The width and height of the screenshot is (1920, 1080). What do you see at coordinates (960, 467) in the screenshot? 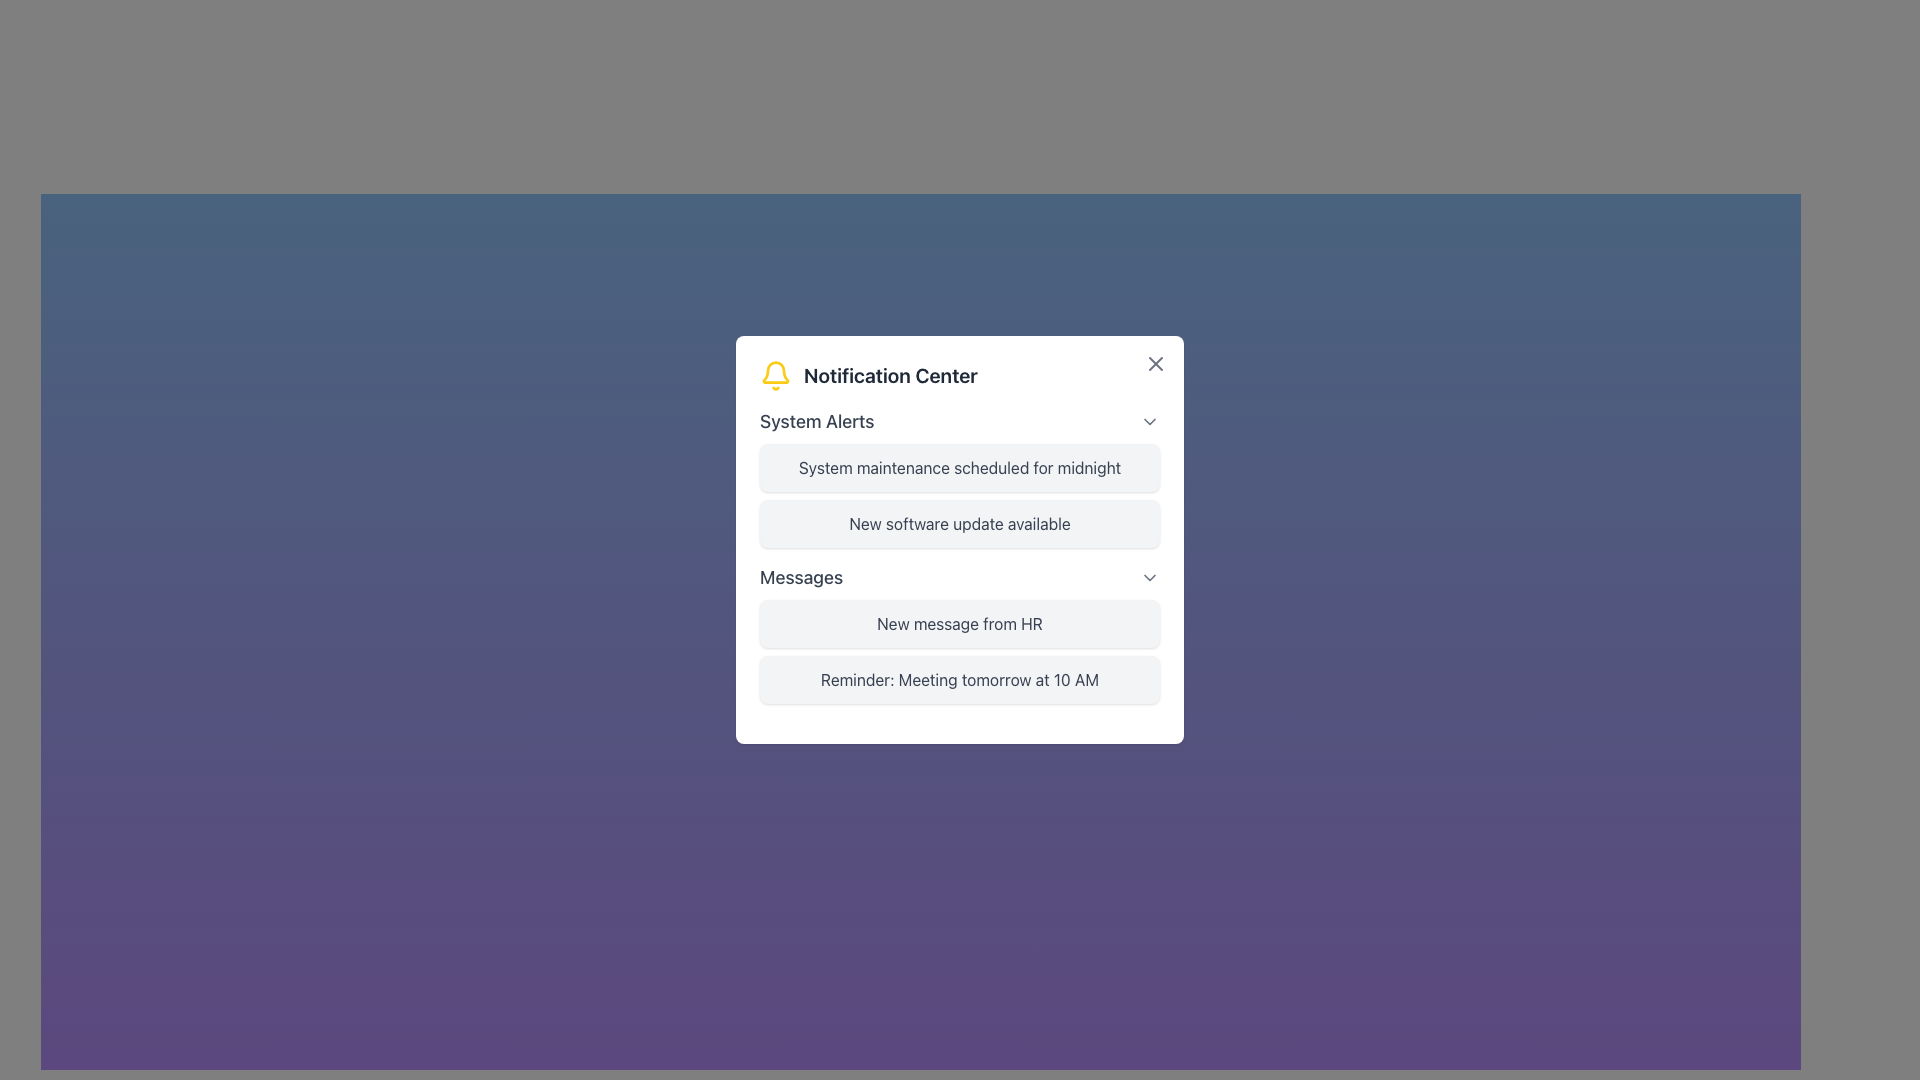
I see `the Text Display Box in the 'System Alerts' section of the 'Notification Center' dialog, which displays an informational message about scheduled system maintenance` at bounding box center [960, 467].